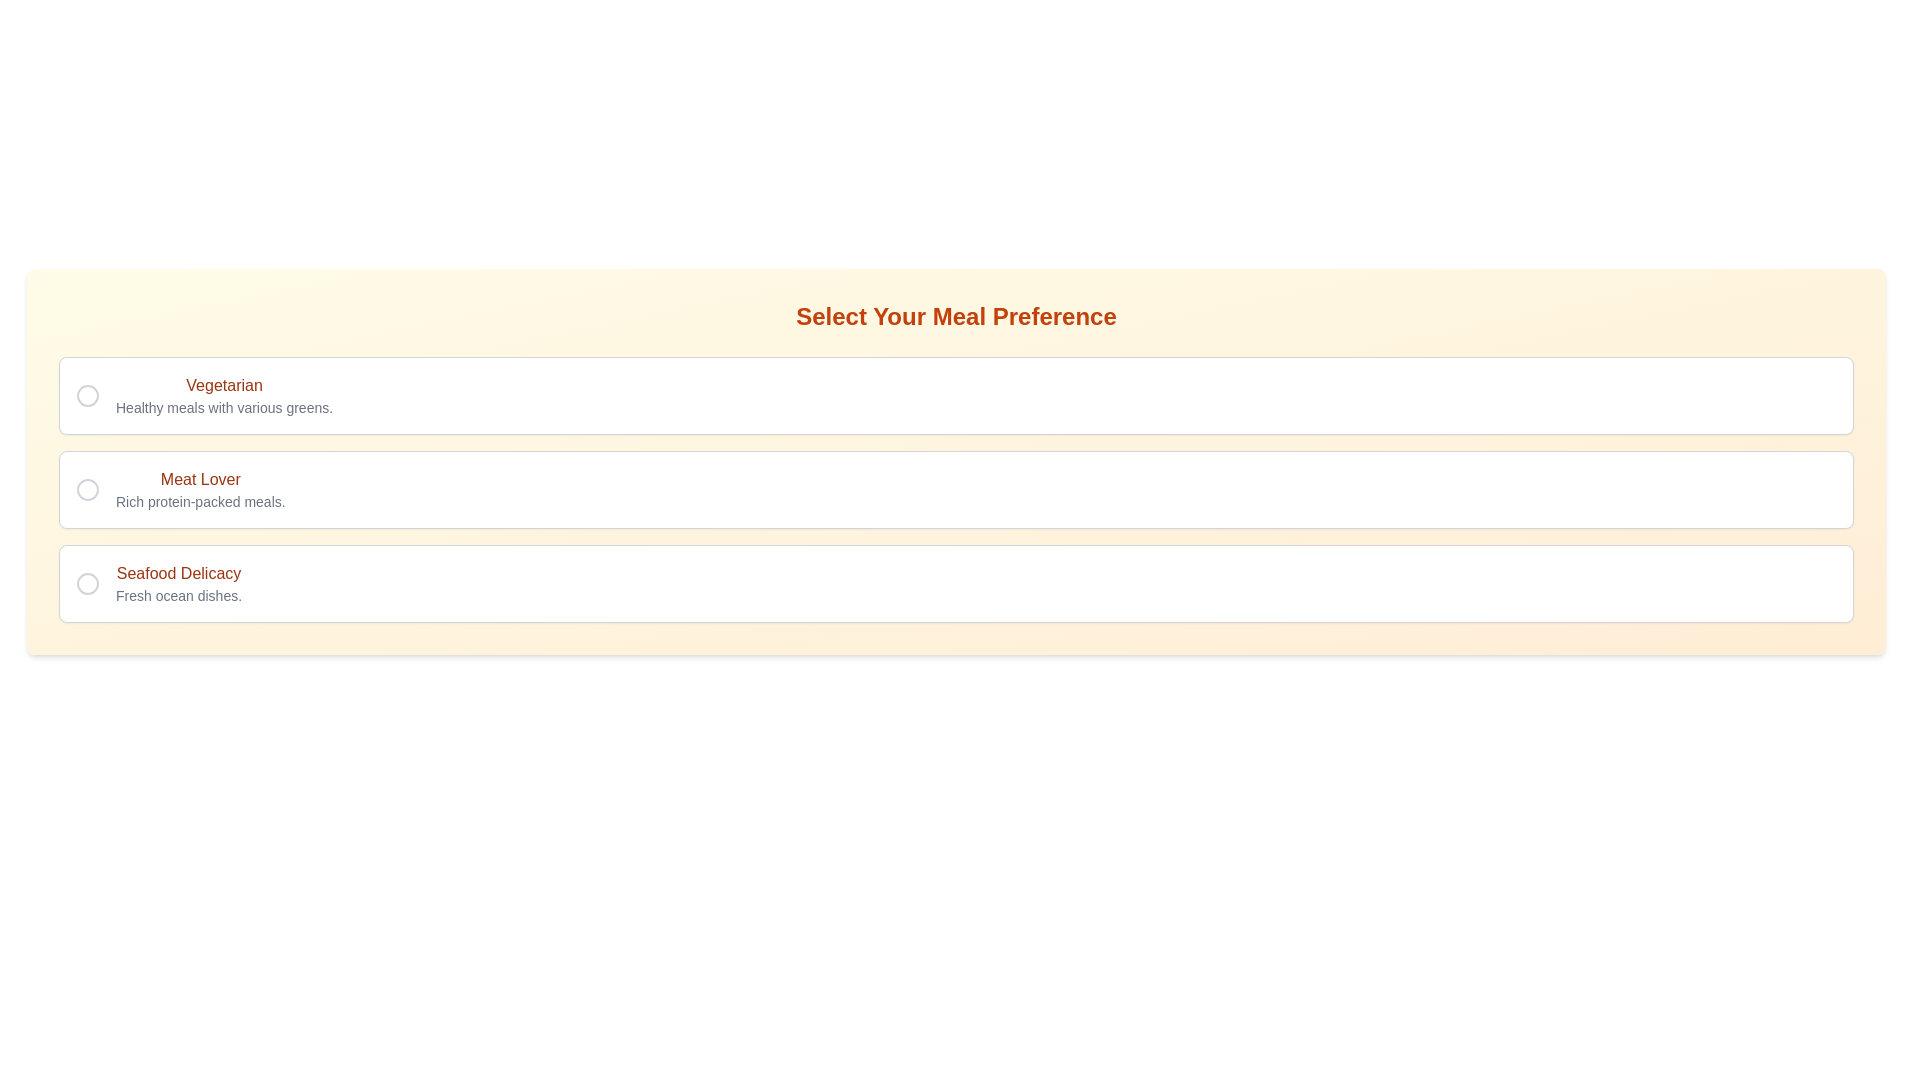  Describe the element at coordinates (86, 396) in the screenshot. I see `the radio button for the 'Vegetarian' option` at that location.